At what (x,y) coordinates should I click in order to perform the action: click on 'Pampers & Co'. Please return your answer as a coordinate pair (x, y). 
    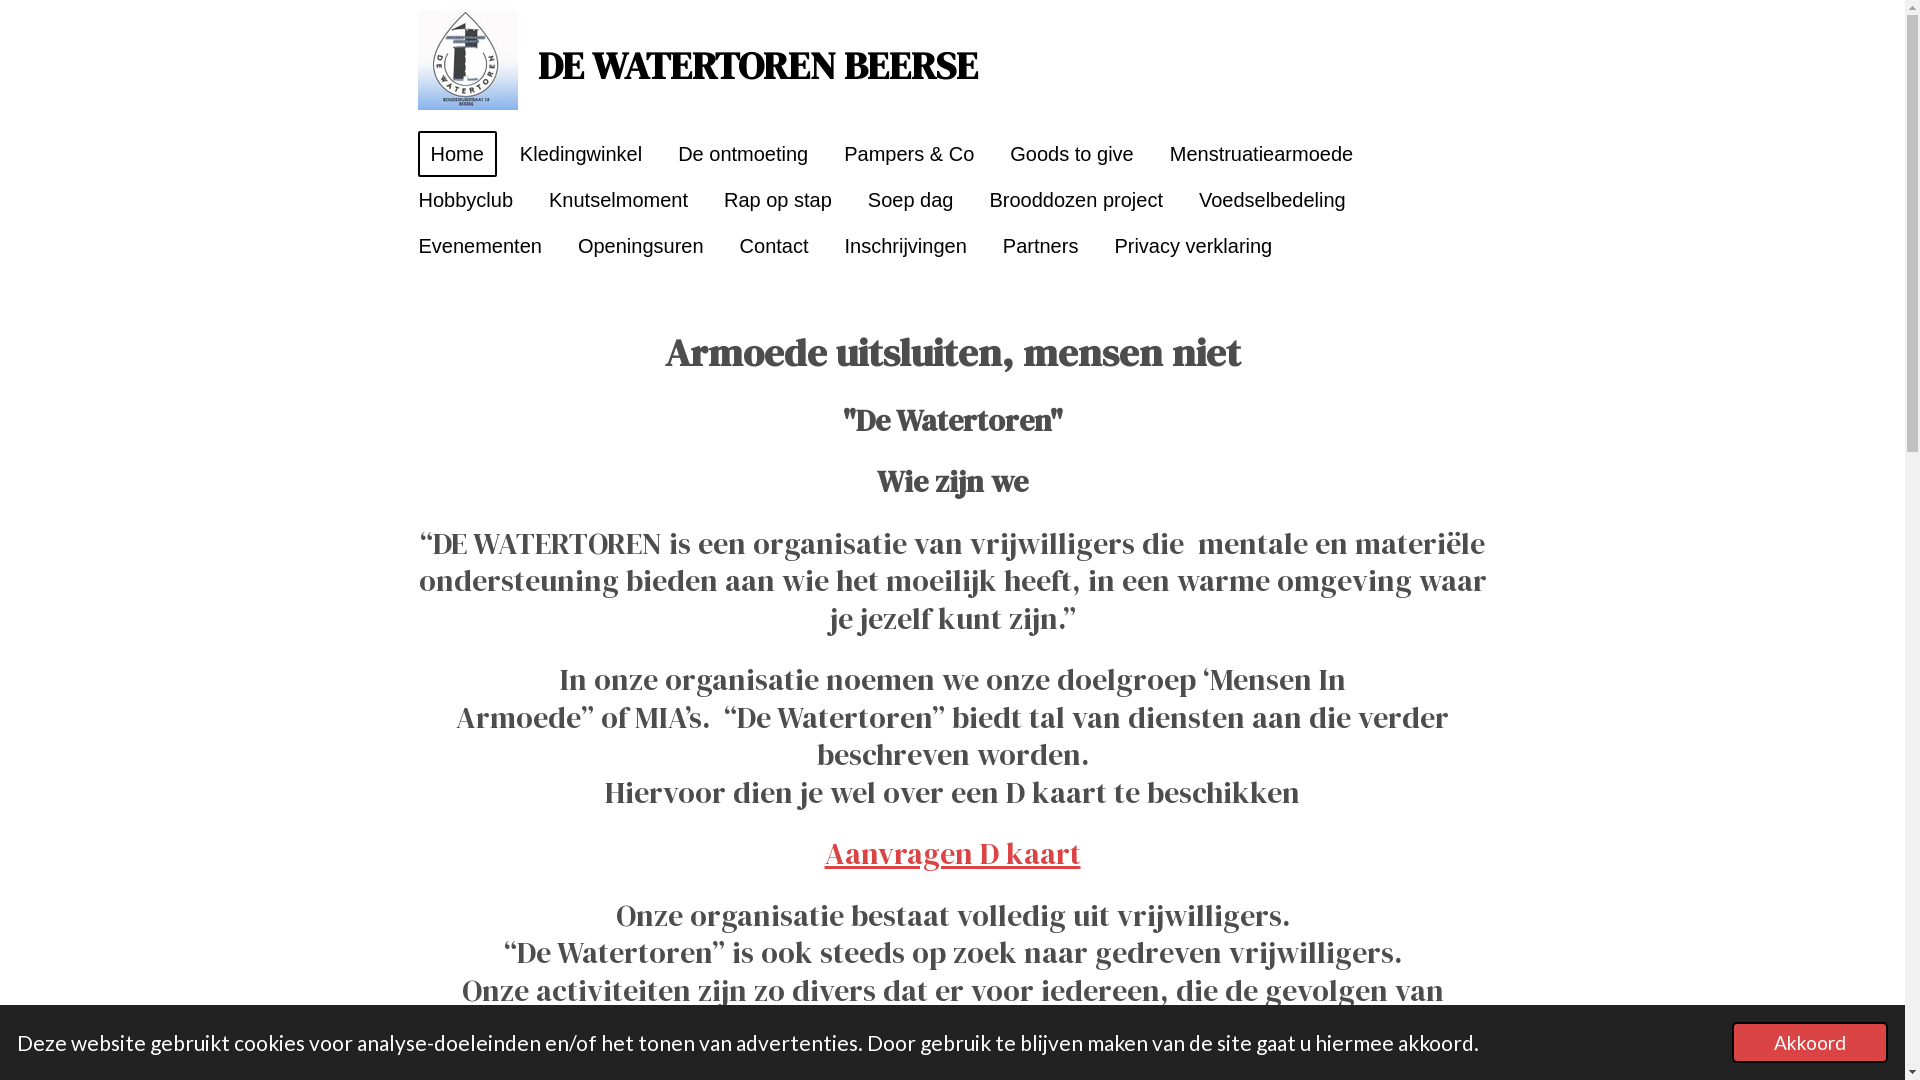
    Looking at the image, I should click on (907, 153).